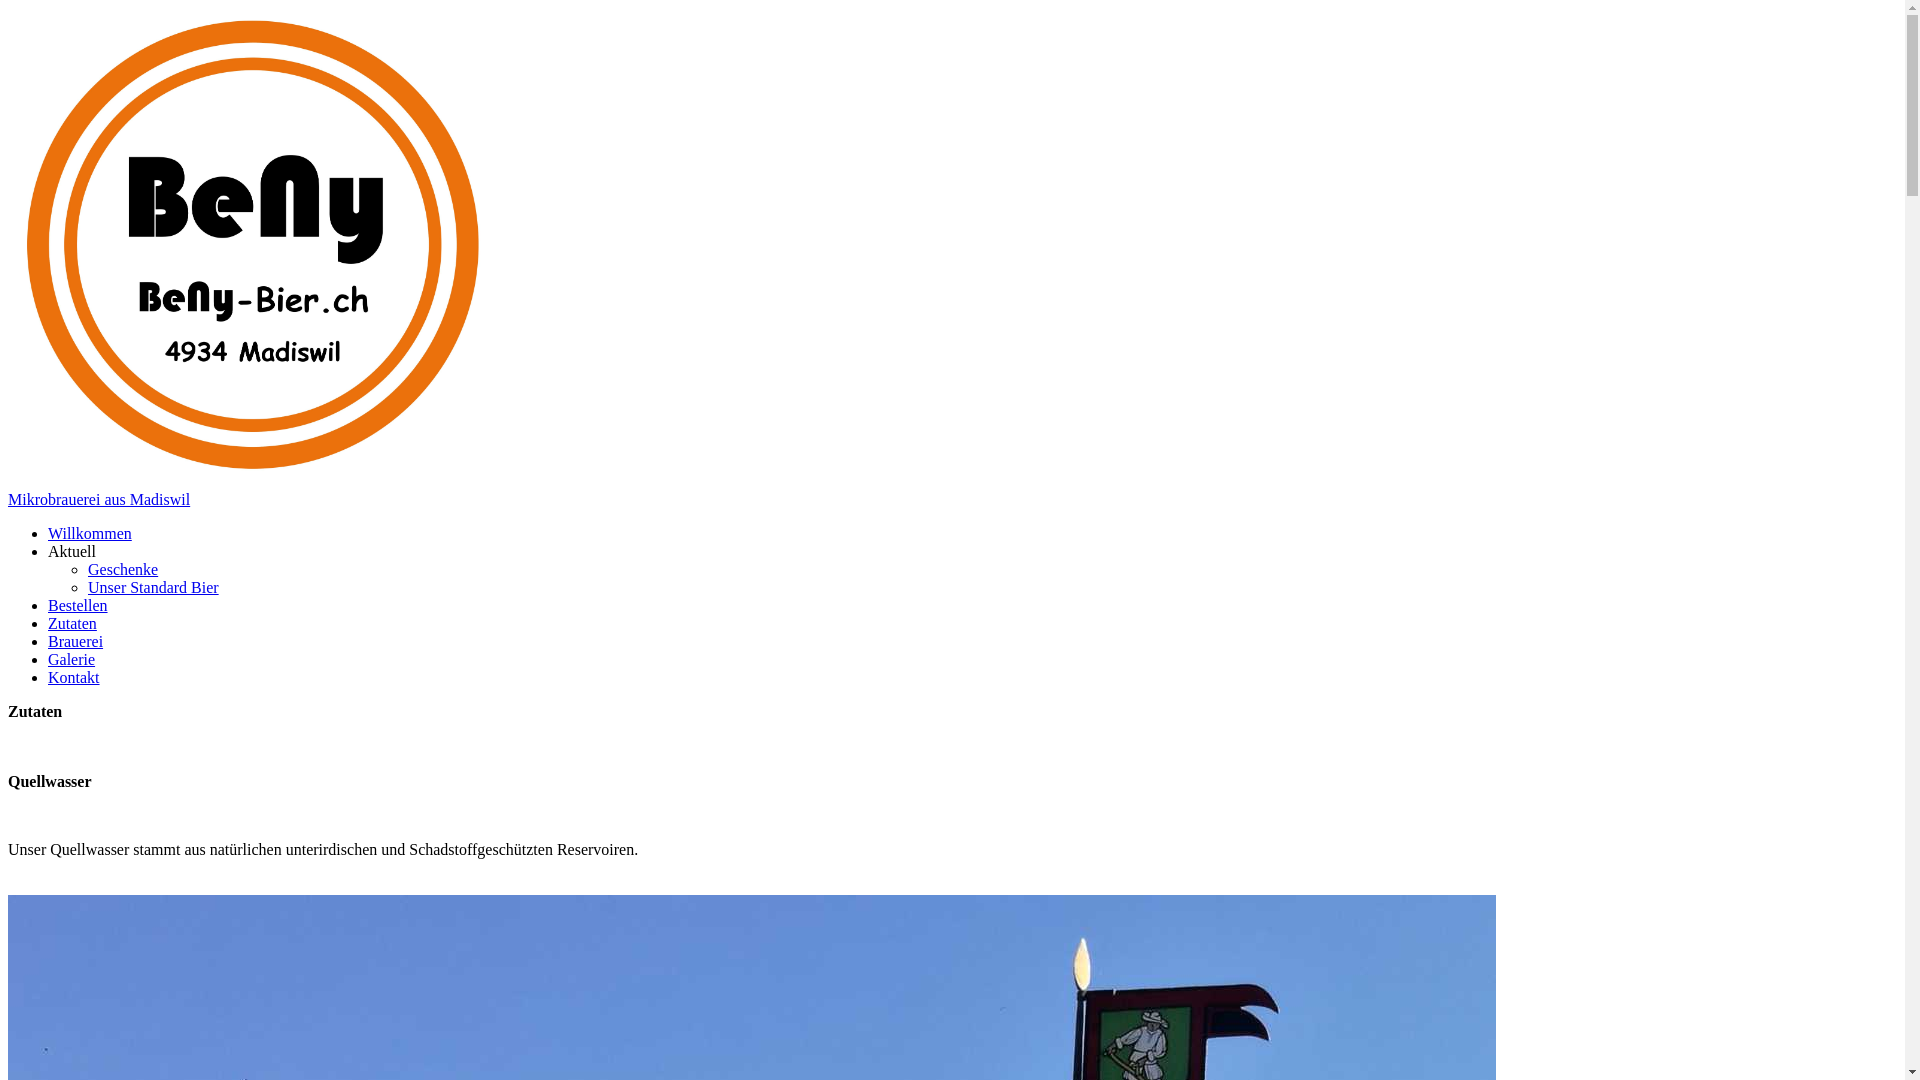 This screenshot has width=1920, height=1080. I want to click on 'Bestellen', so click(77, 603).